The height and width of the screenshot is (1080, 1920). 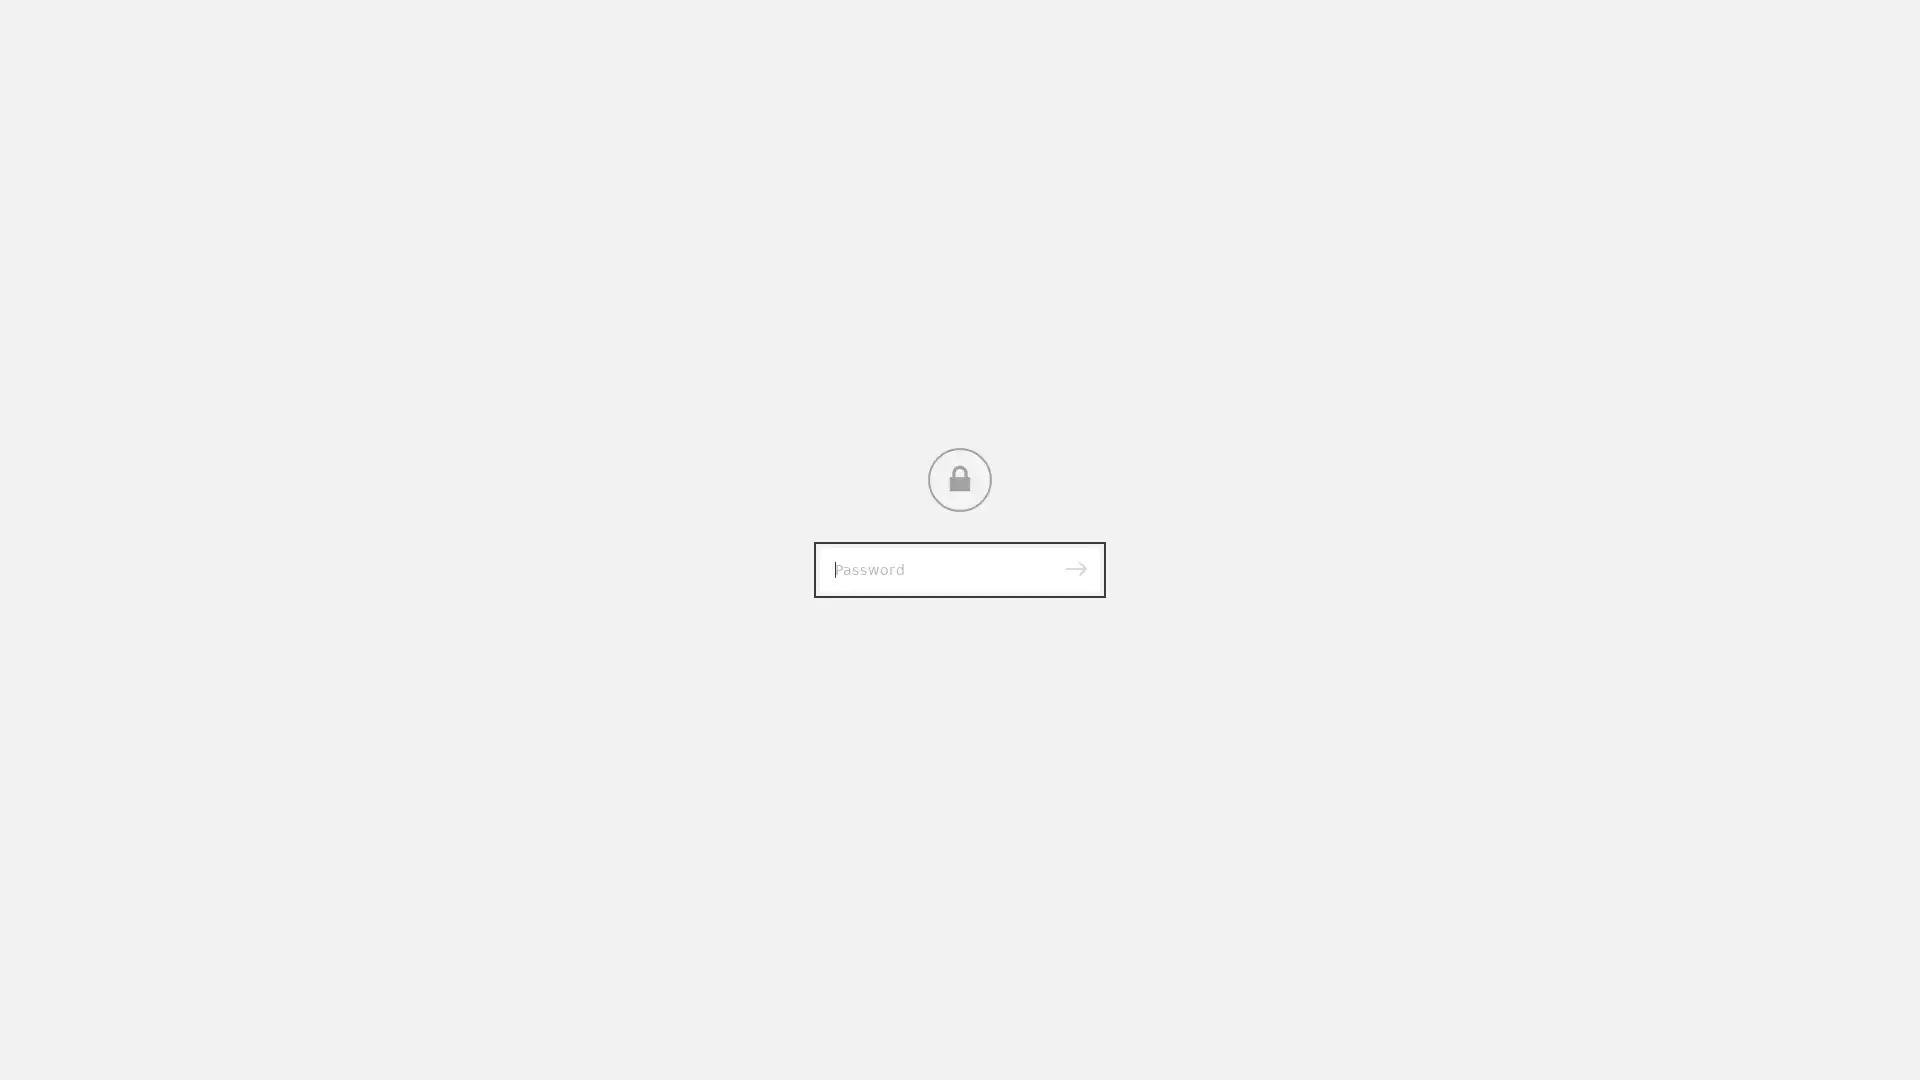 I want to click on Submit, so click(x=1074, y=570).